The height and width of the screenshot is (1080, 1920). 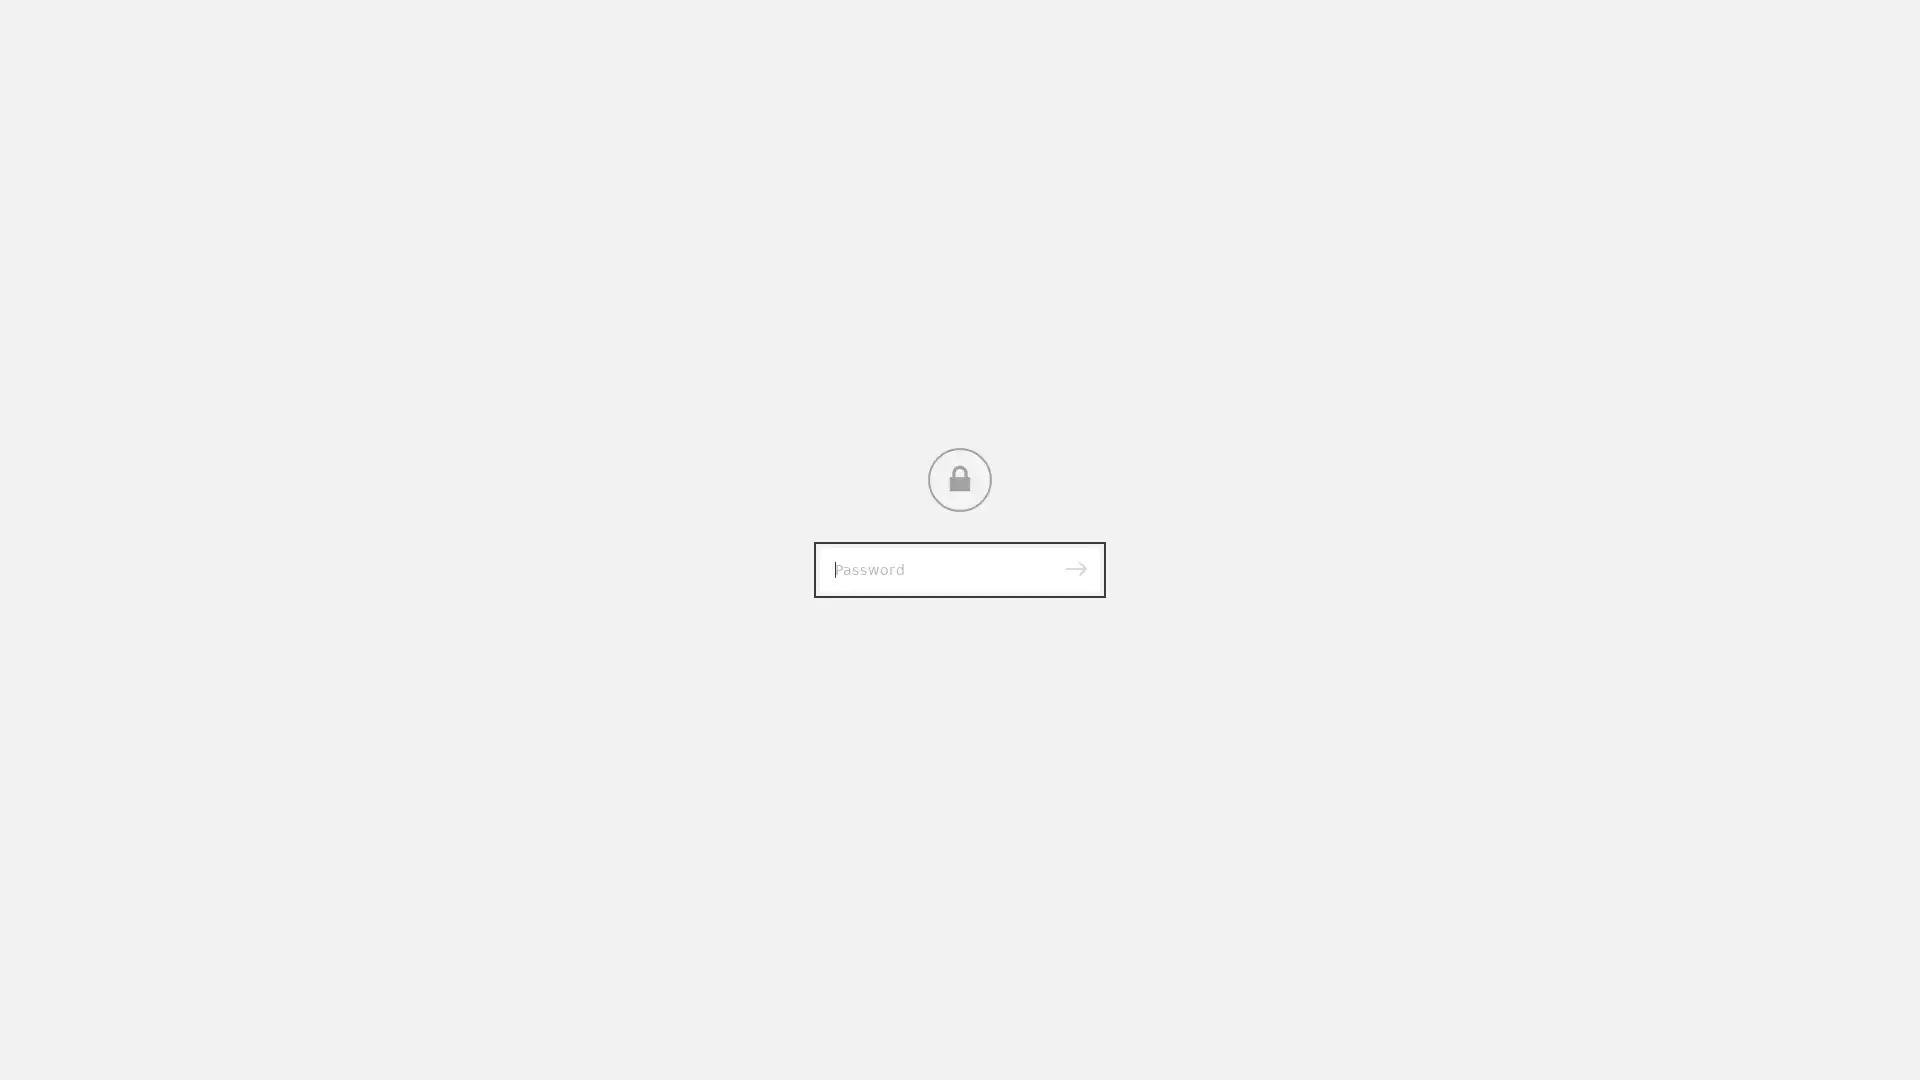 I want to click on Submit, so click(x=1074, y=570).